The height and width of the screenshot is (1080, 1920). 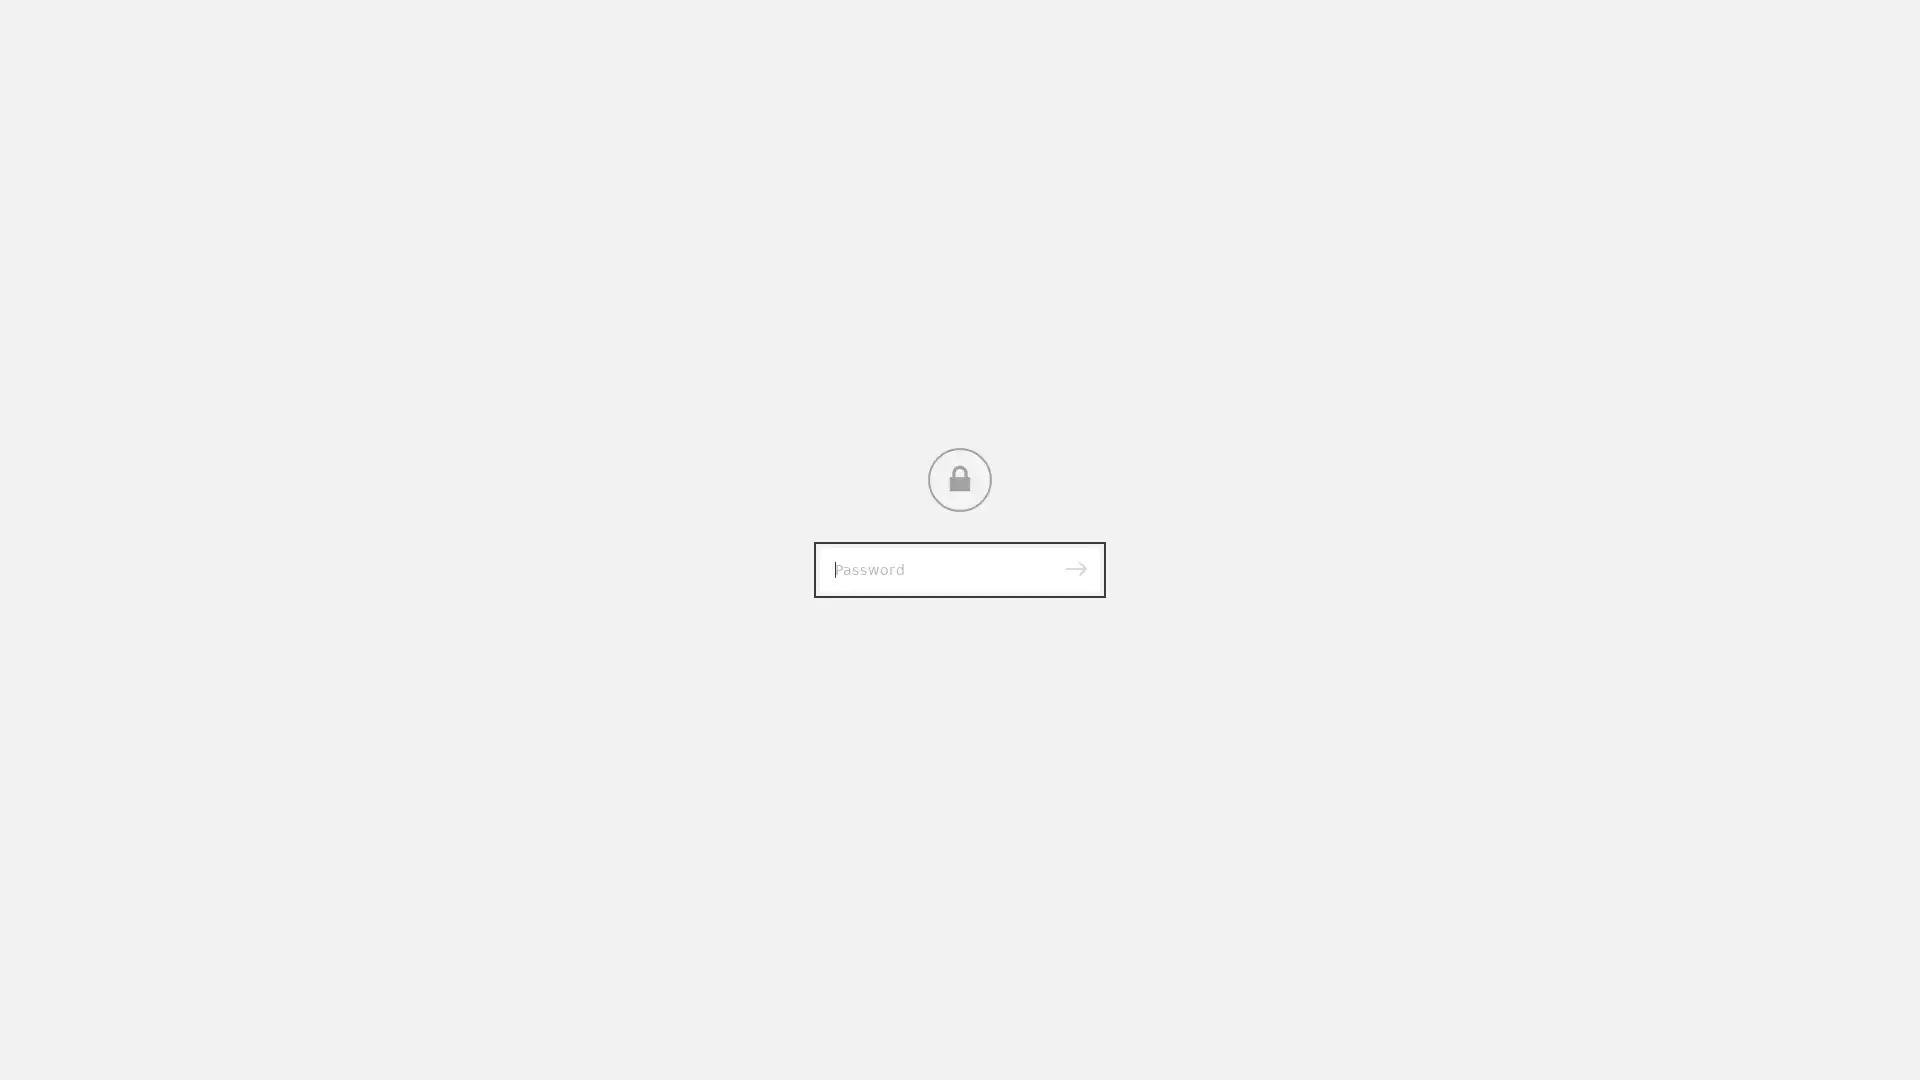 I want to click on Submit, so click(x=1074, y=570).